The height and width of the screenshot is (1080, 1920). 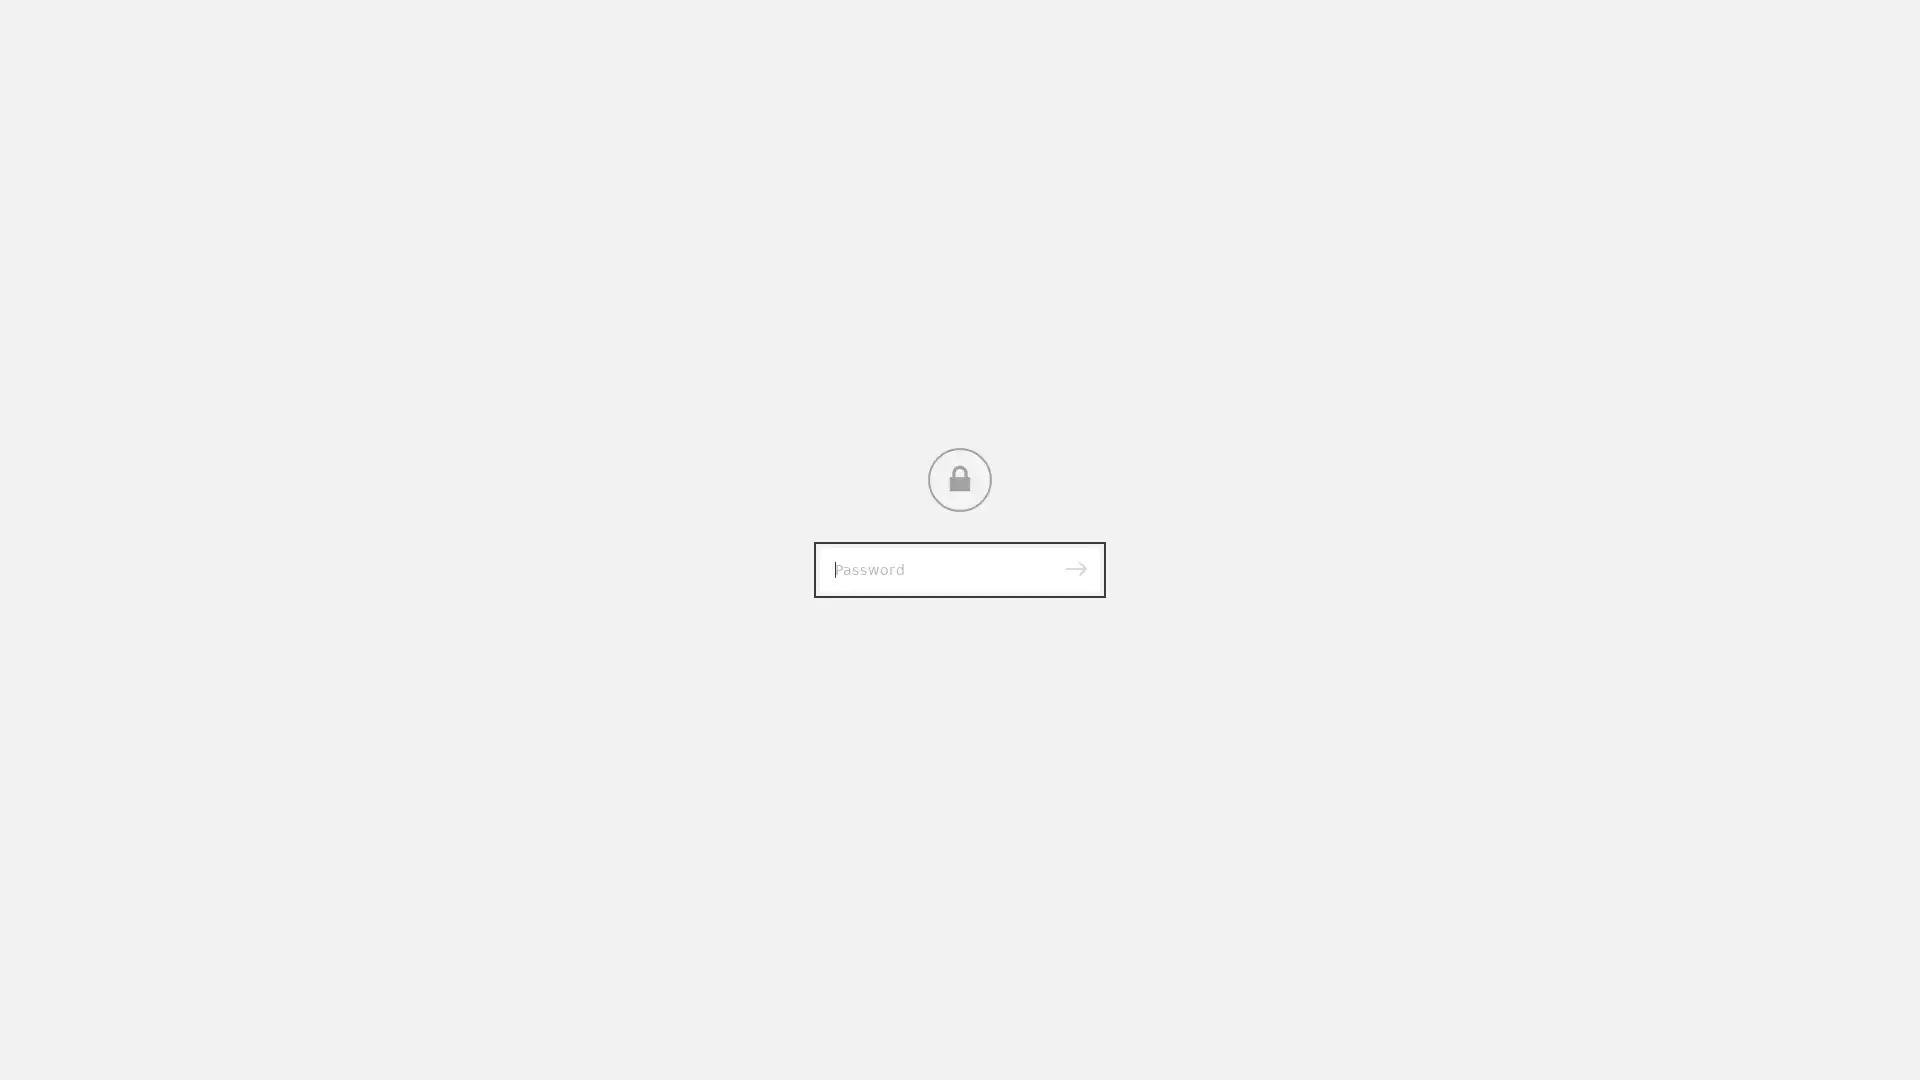 I want to click on Submit, so click(x=1074, y=570).